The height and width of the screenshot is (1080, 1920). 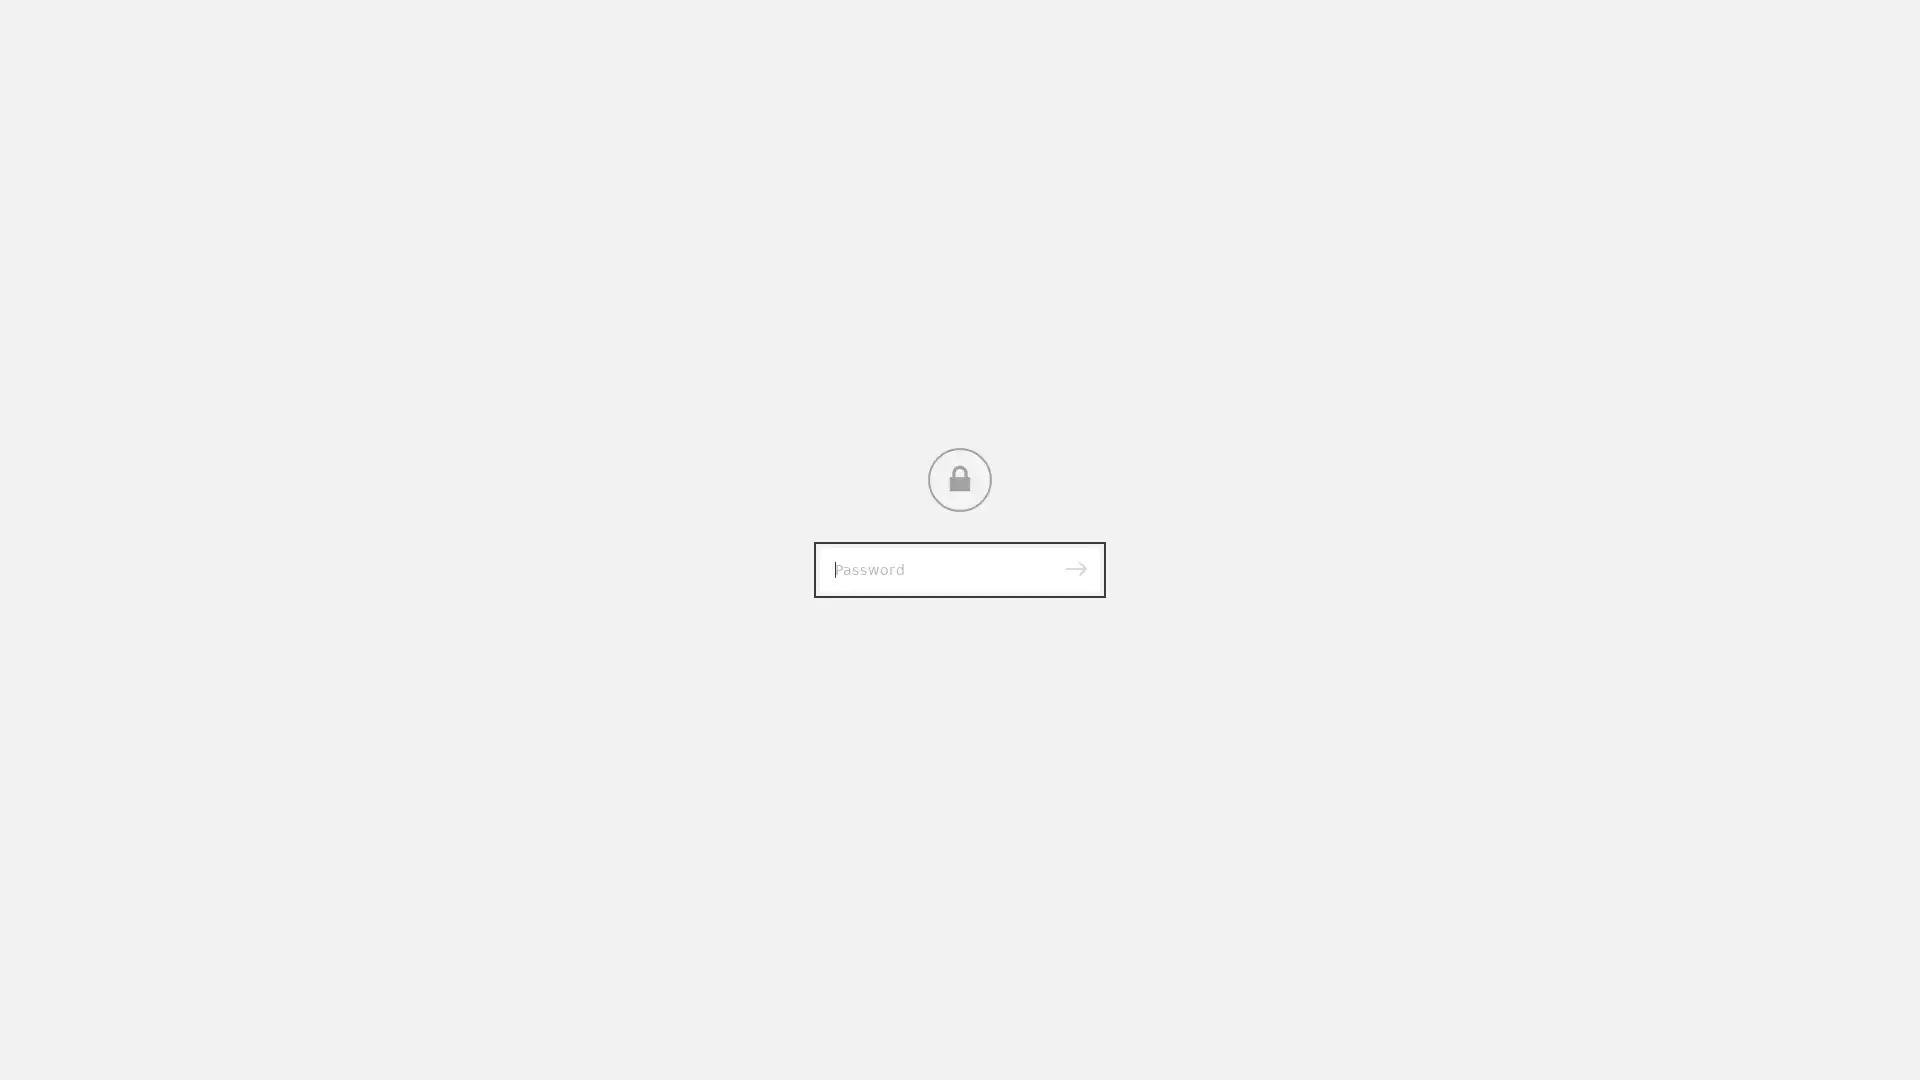 I want to click on Submit, so click(x=1074, y=570).